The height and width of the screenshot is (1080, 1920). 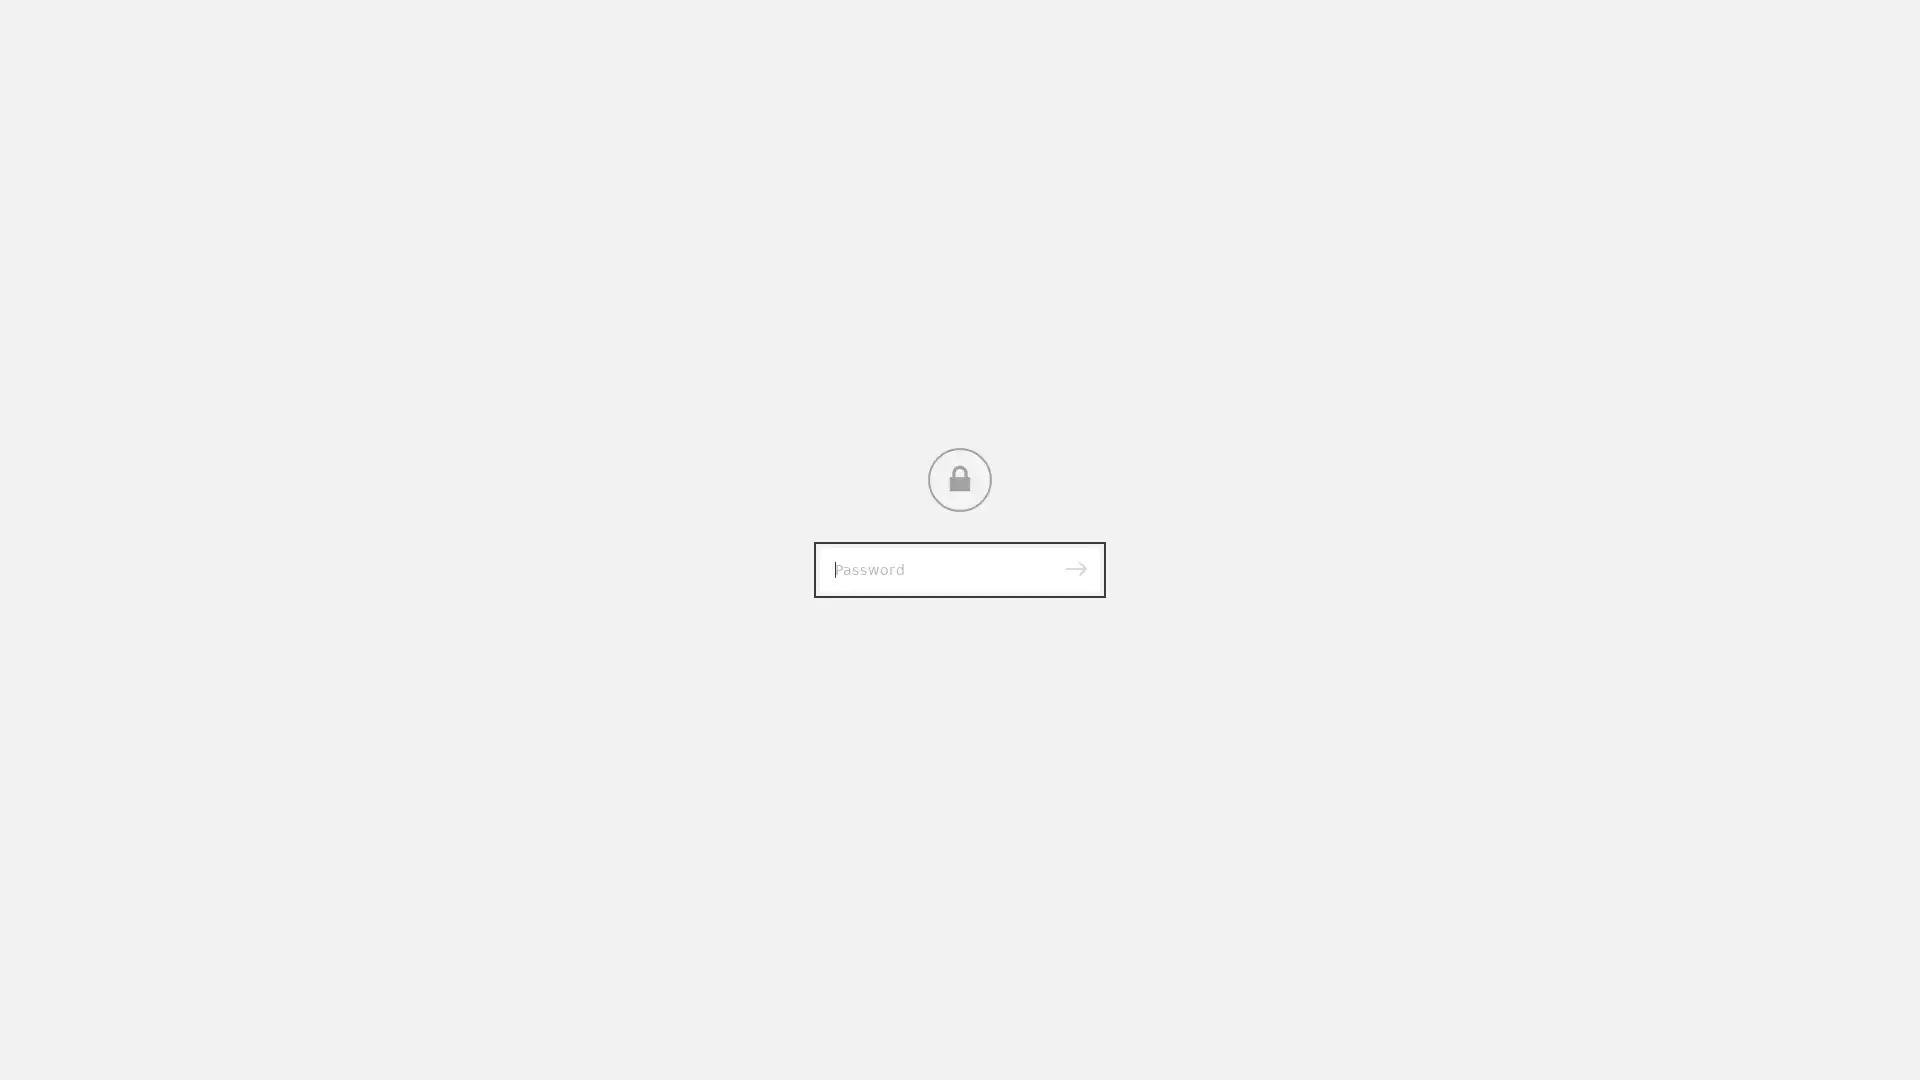 I want to click on Submit, so click(x=1074, y=570).